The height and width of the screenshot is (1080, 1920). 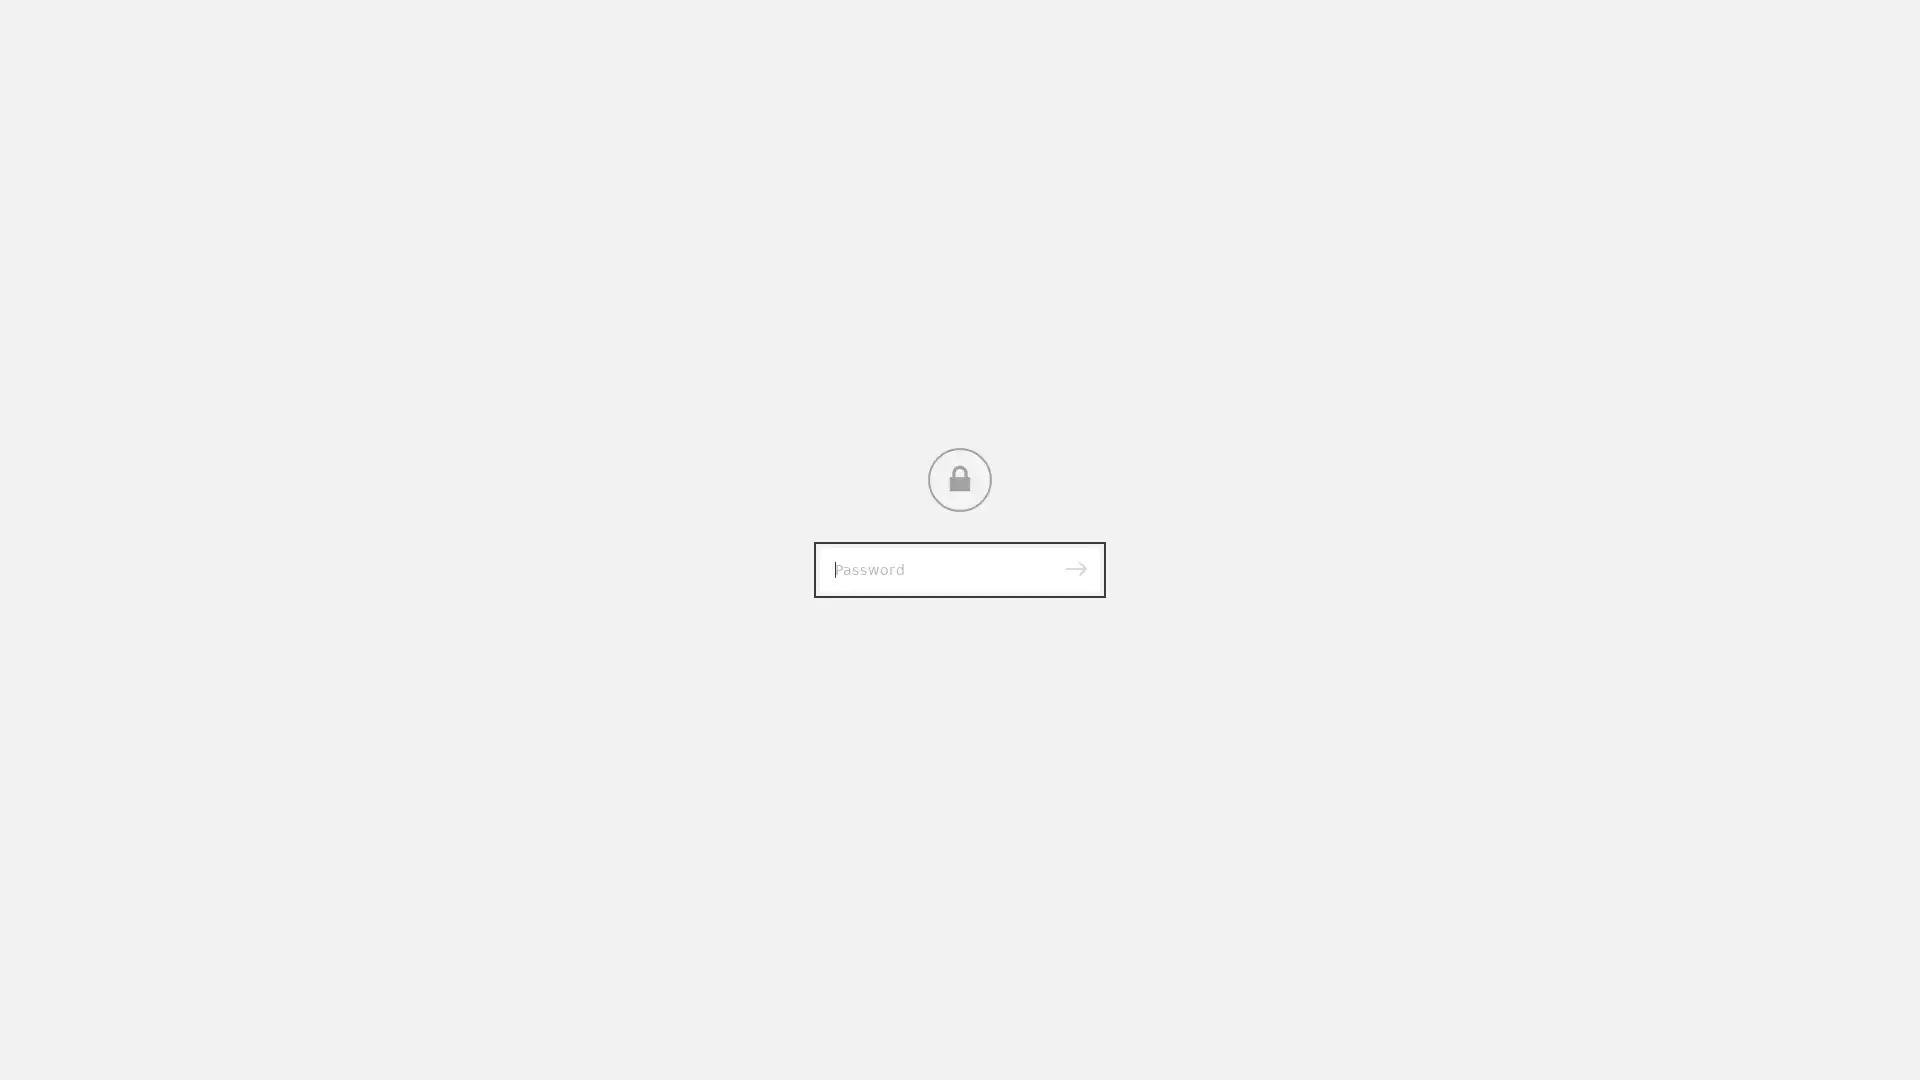 I want to click on Submit, so click(x=1074, y=570).